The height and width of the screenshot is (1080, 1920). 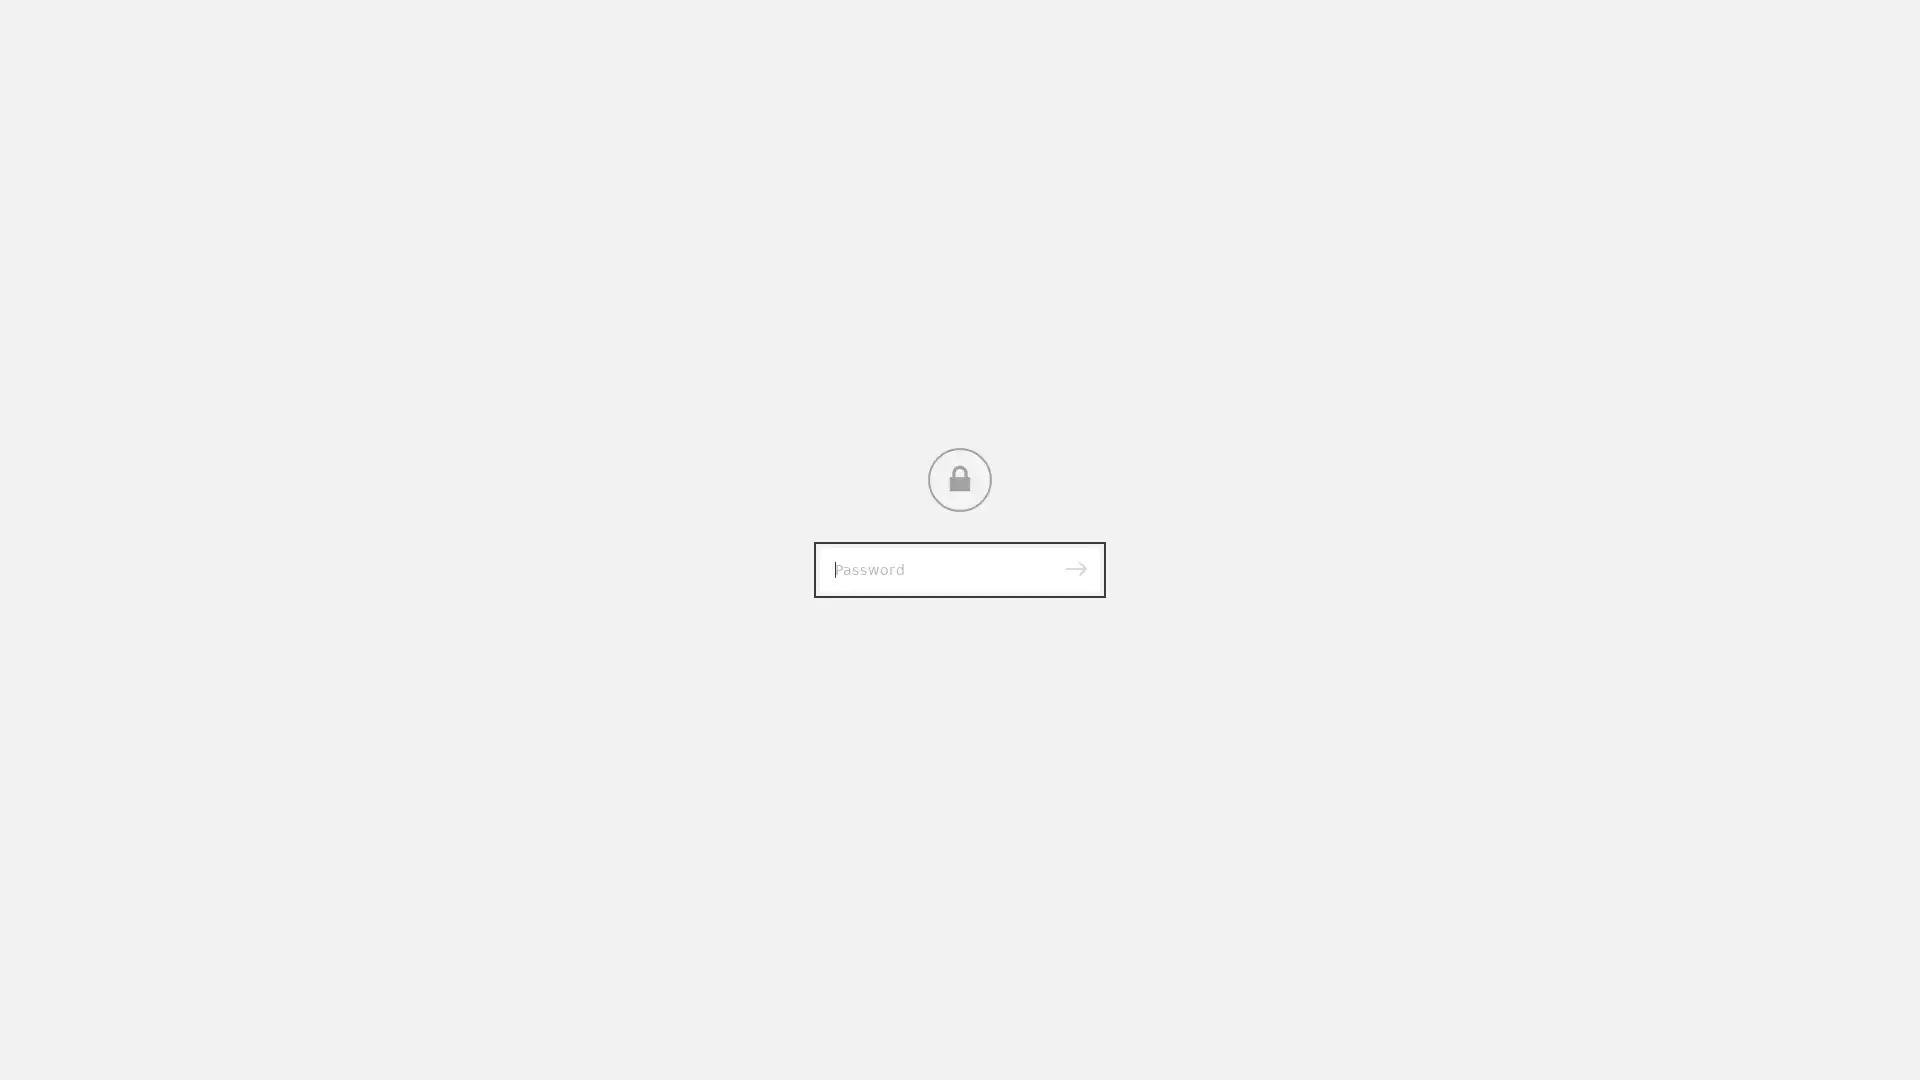 I want to click on Submit, so click(x=1074, y=570).